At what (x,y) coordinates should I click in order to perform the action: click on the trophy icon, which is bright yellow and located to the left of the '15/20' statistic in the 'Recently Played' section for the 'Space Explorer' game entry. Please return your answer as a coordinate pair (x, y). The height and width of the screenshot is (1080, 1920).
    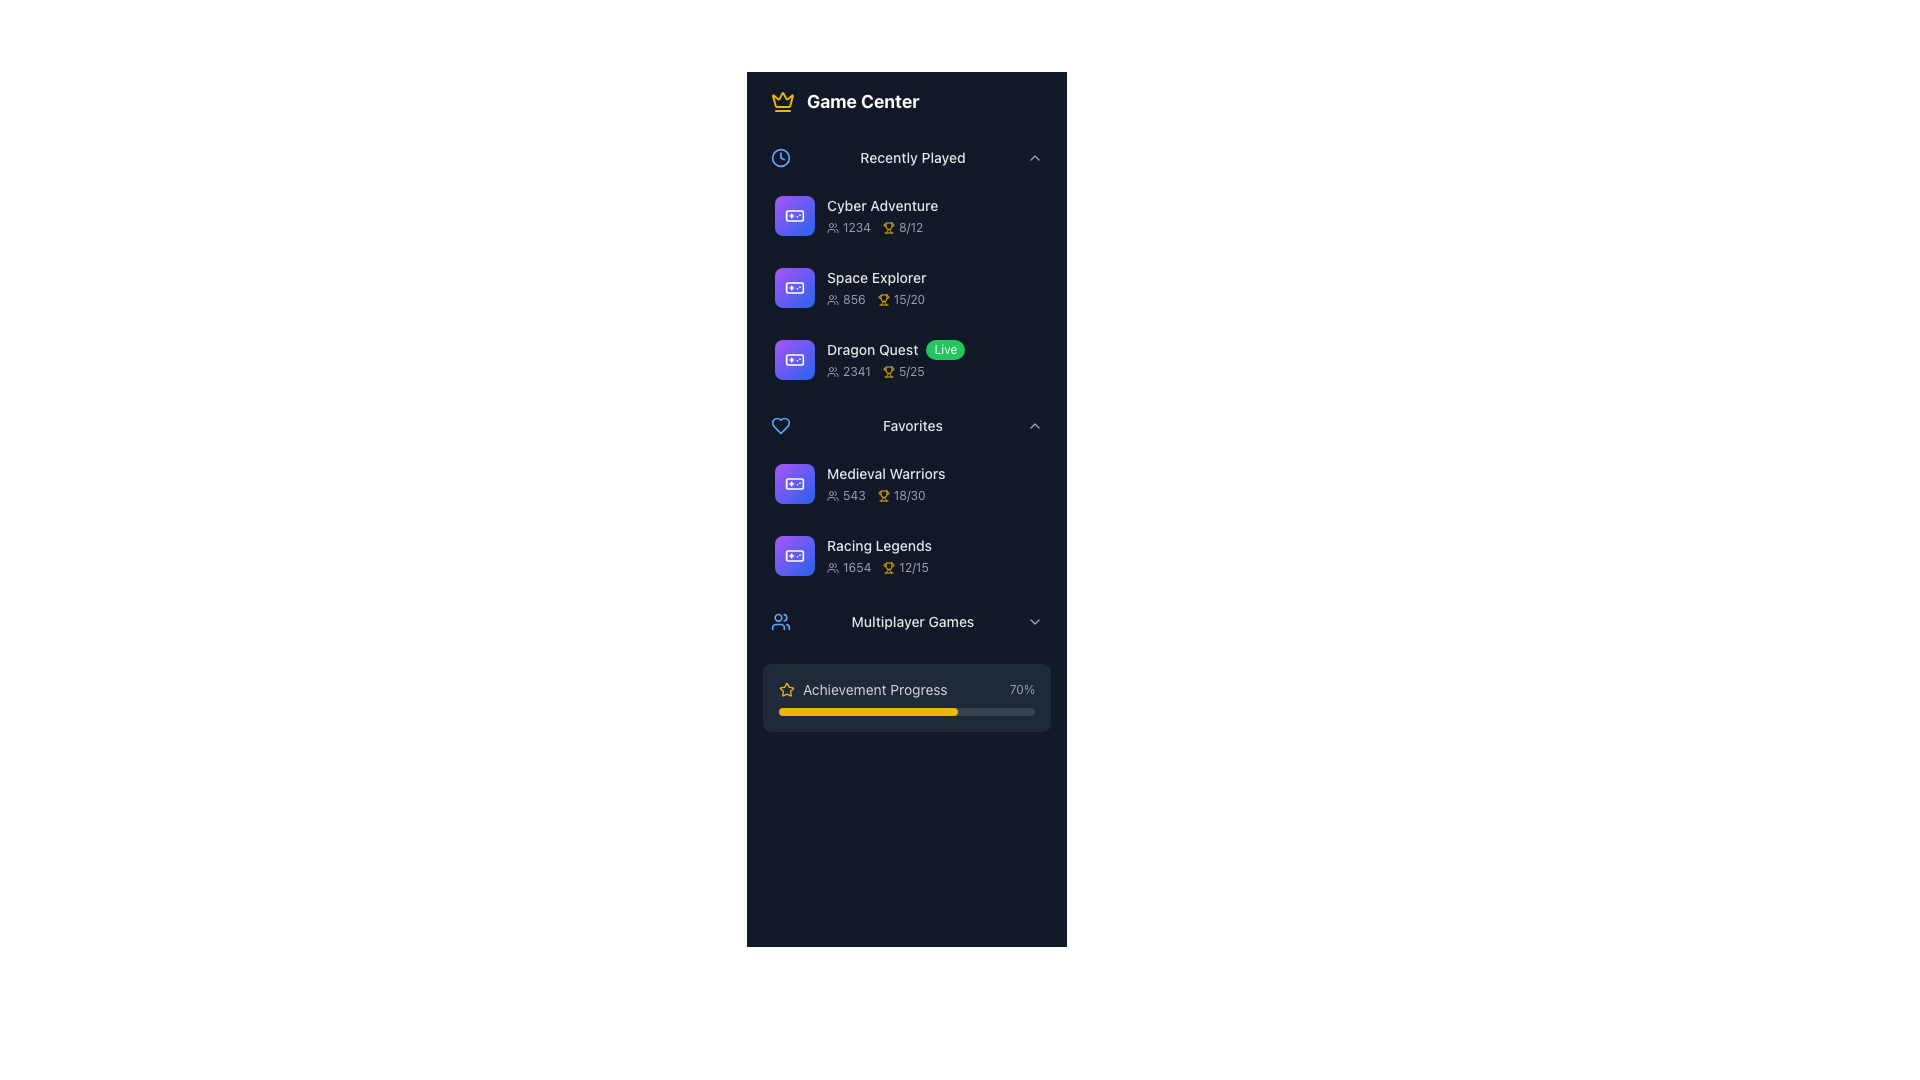
    Looking at the image, I should click on (882, 300).